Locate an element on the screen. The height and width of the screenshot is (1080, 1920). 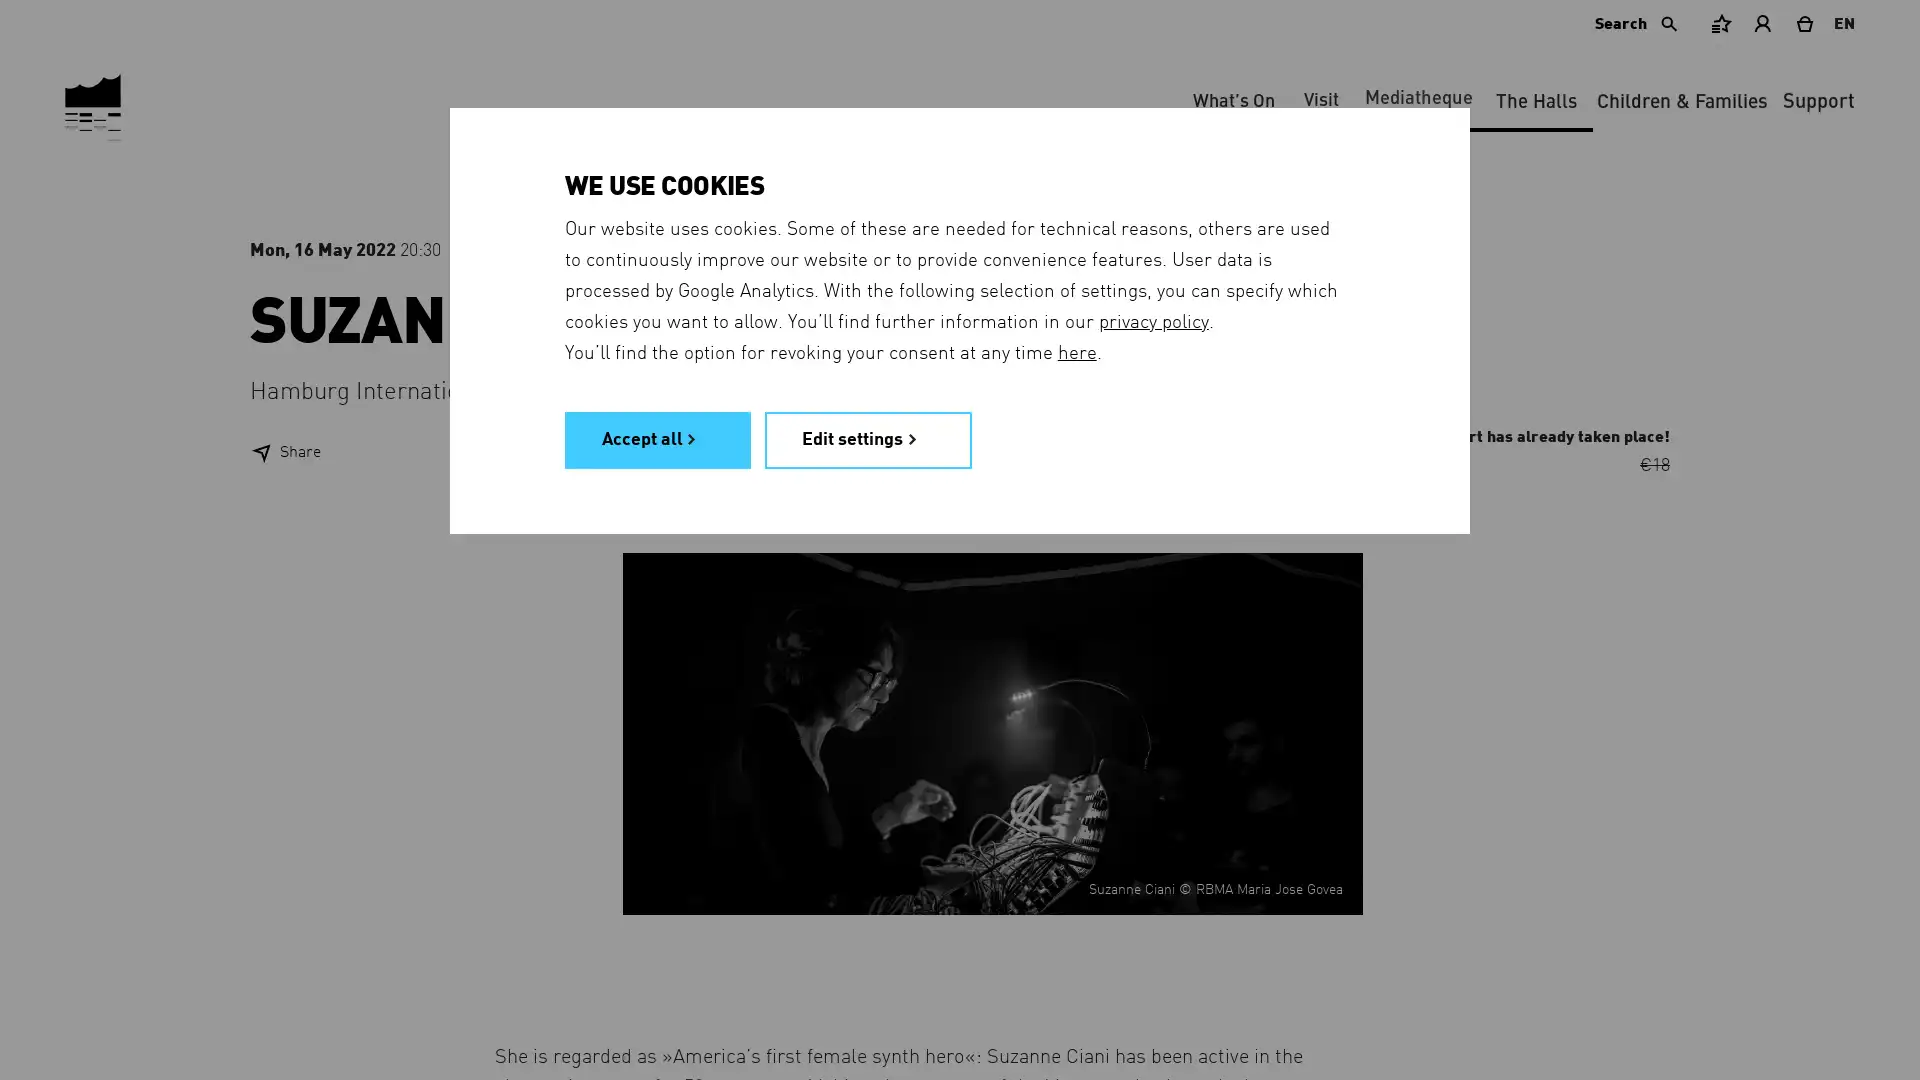
Share is located at coordinates (284, 452).